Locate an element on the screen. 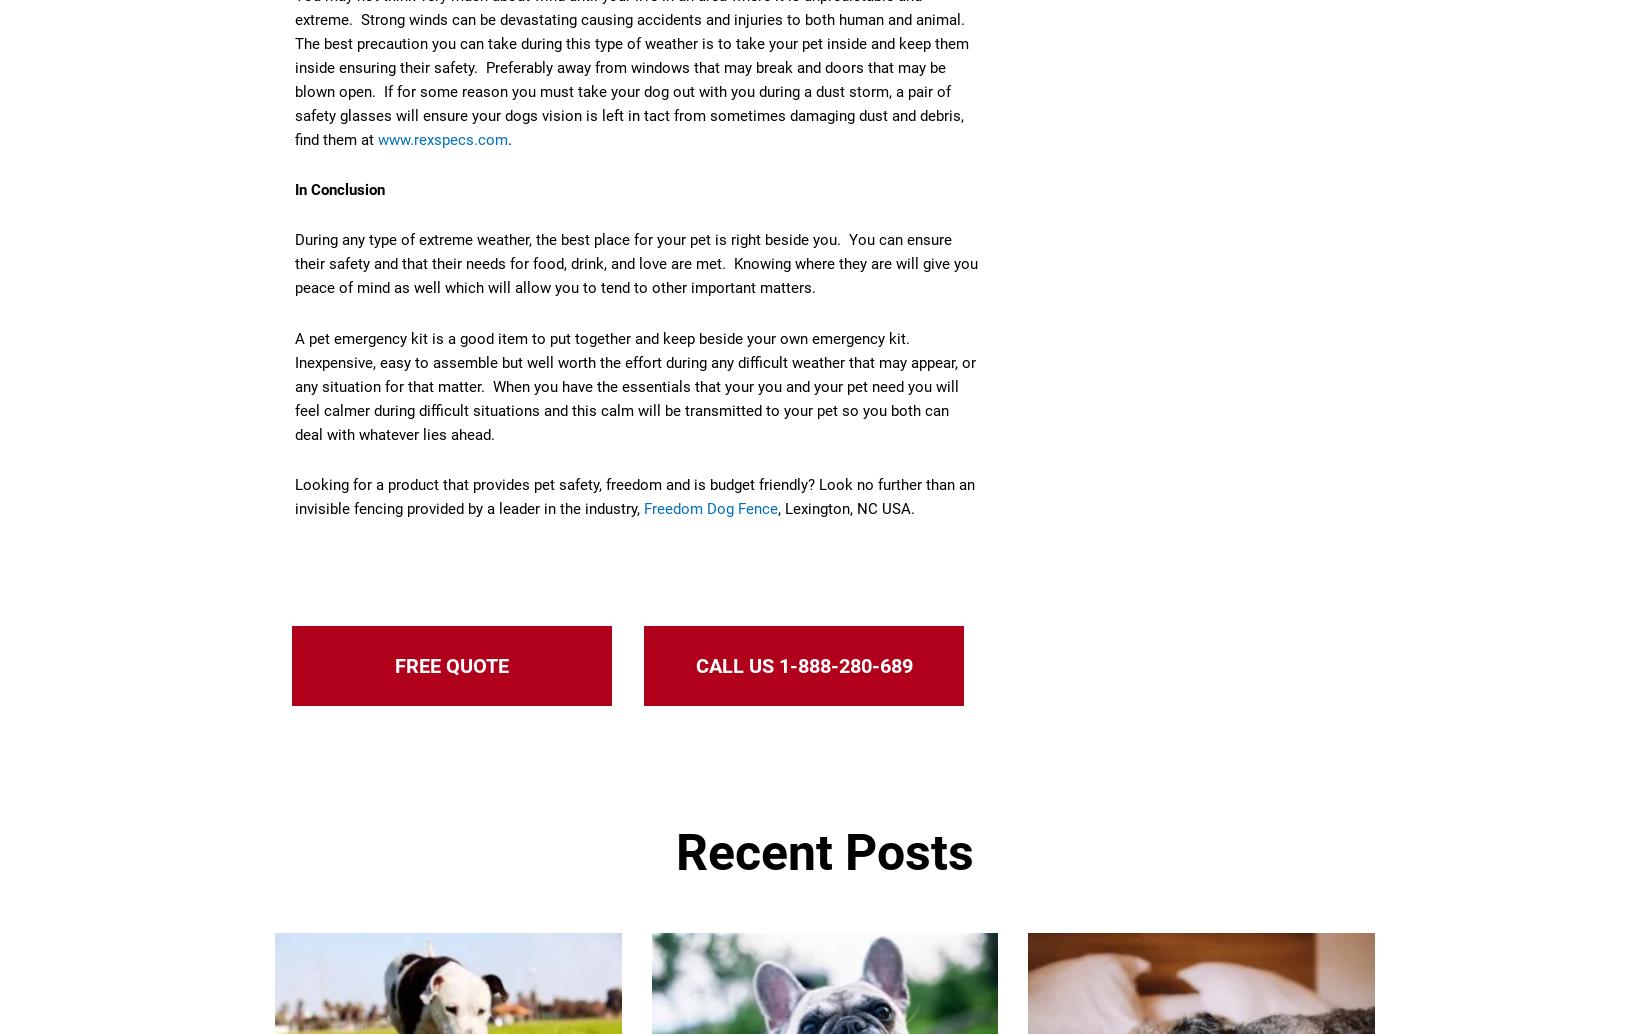  'Looking for a product that provides pet safety, freedom and is budget friendly? Look no further than an invisible fencing provided by a leader in the industry,' is located at coordinates (633, 495).